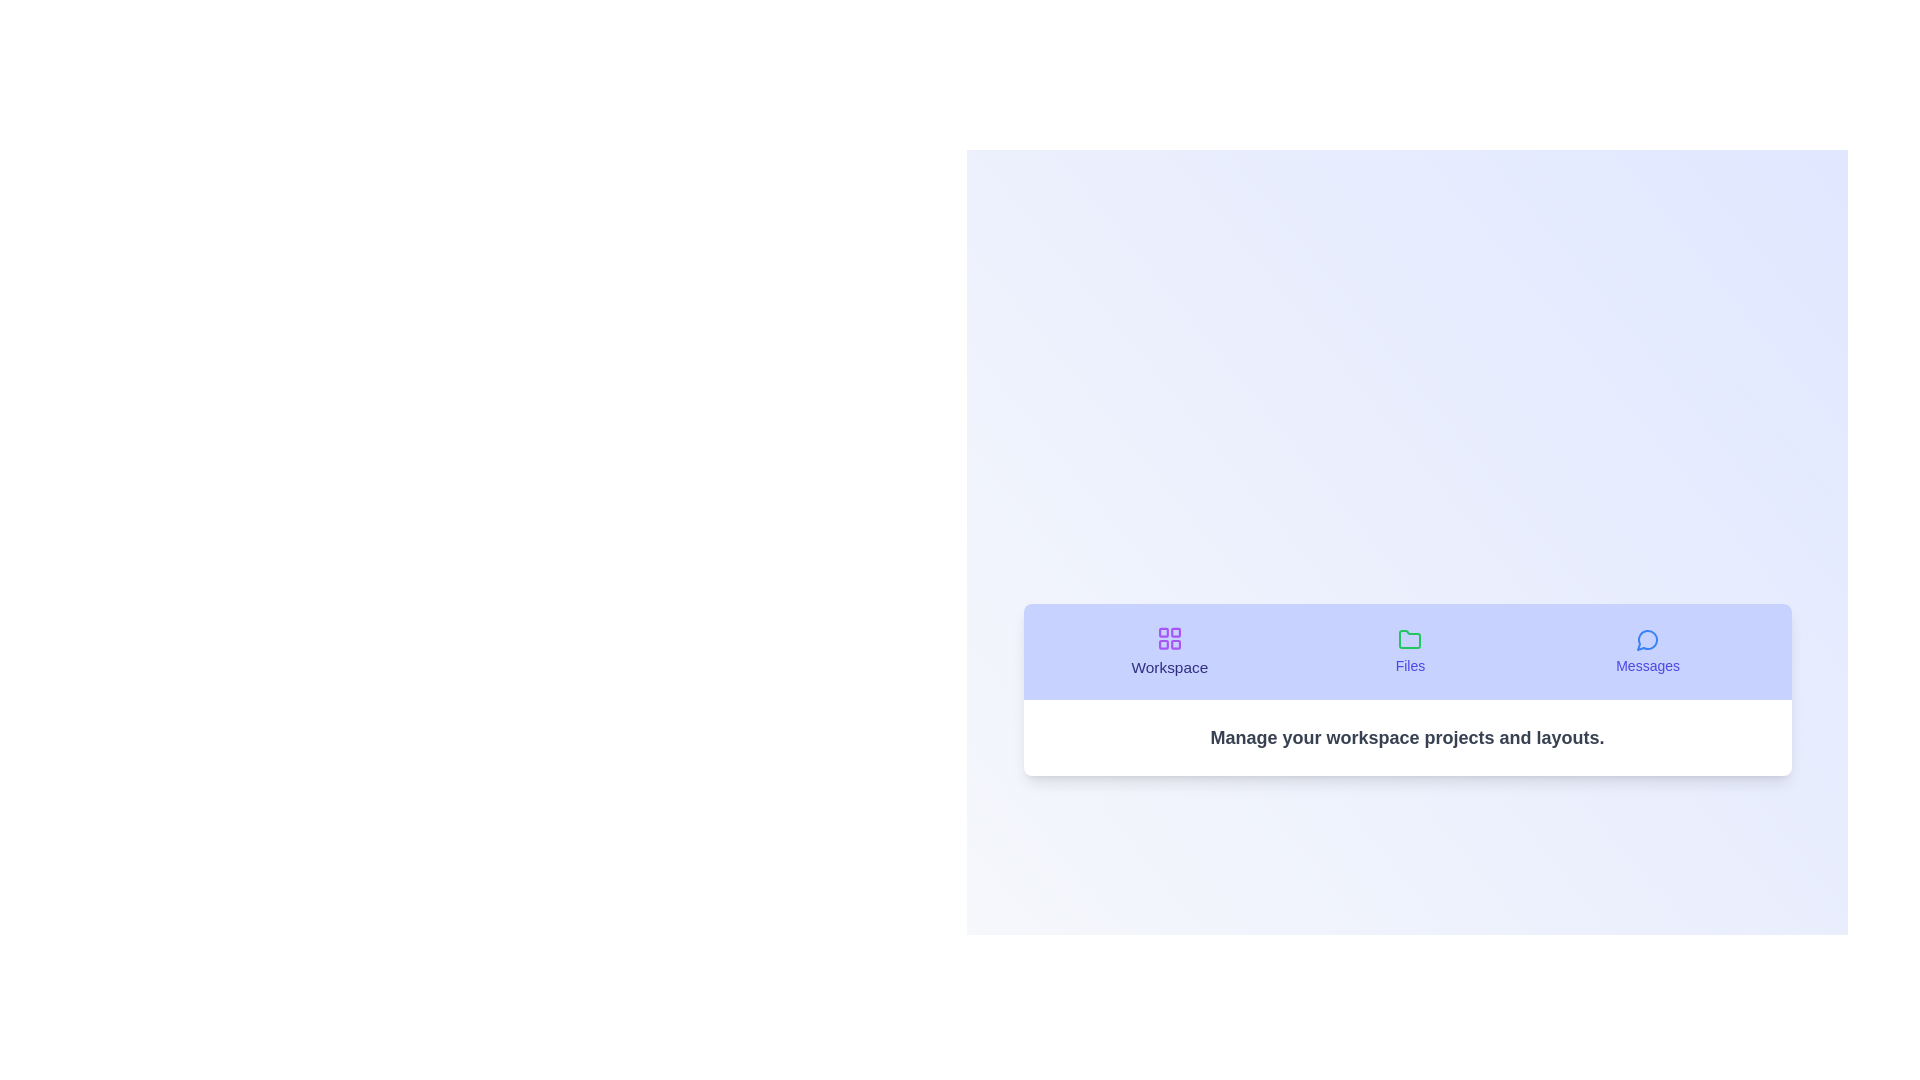 This screenshot has height=1080, width=1920. Describe the element at coordinates (1648, 651) in the screenshot. I see `the tab labeled Messages to switch to that tab` at that location.